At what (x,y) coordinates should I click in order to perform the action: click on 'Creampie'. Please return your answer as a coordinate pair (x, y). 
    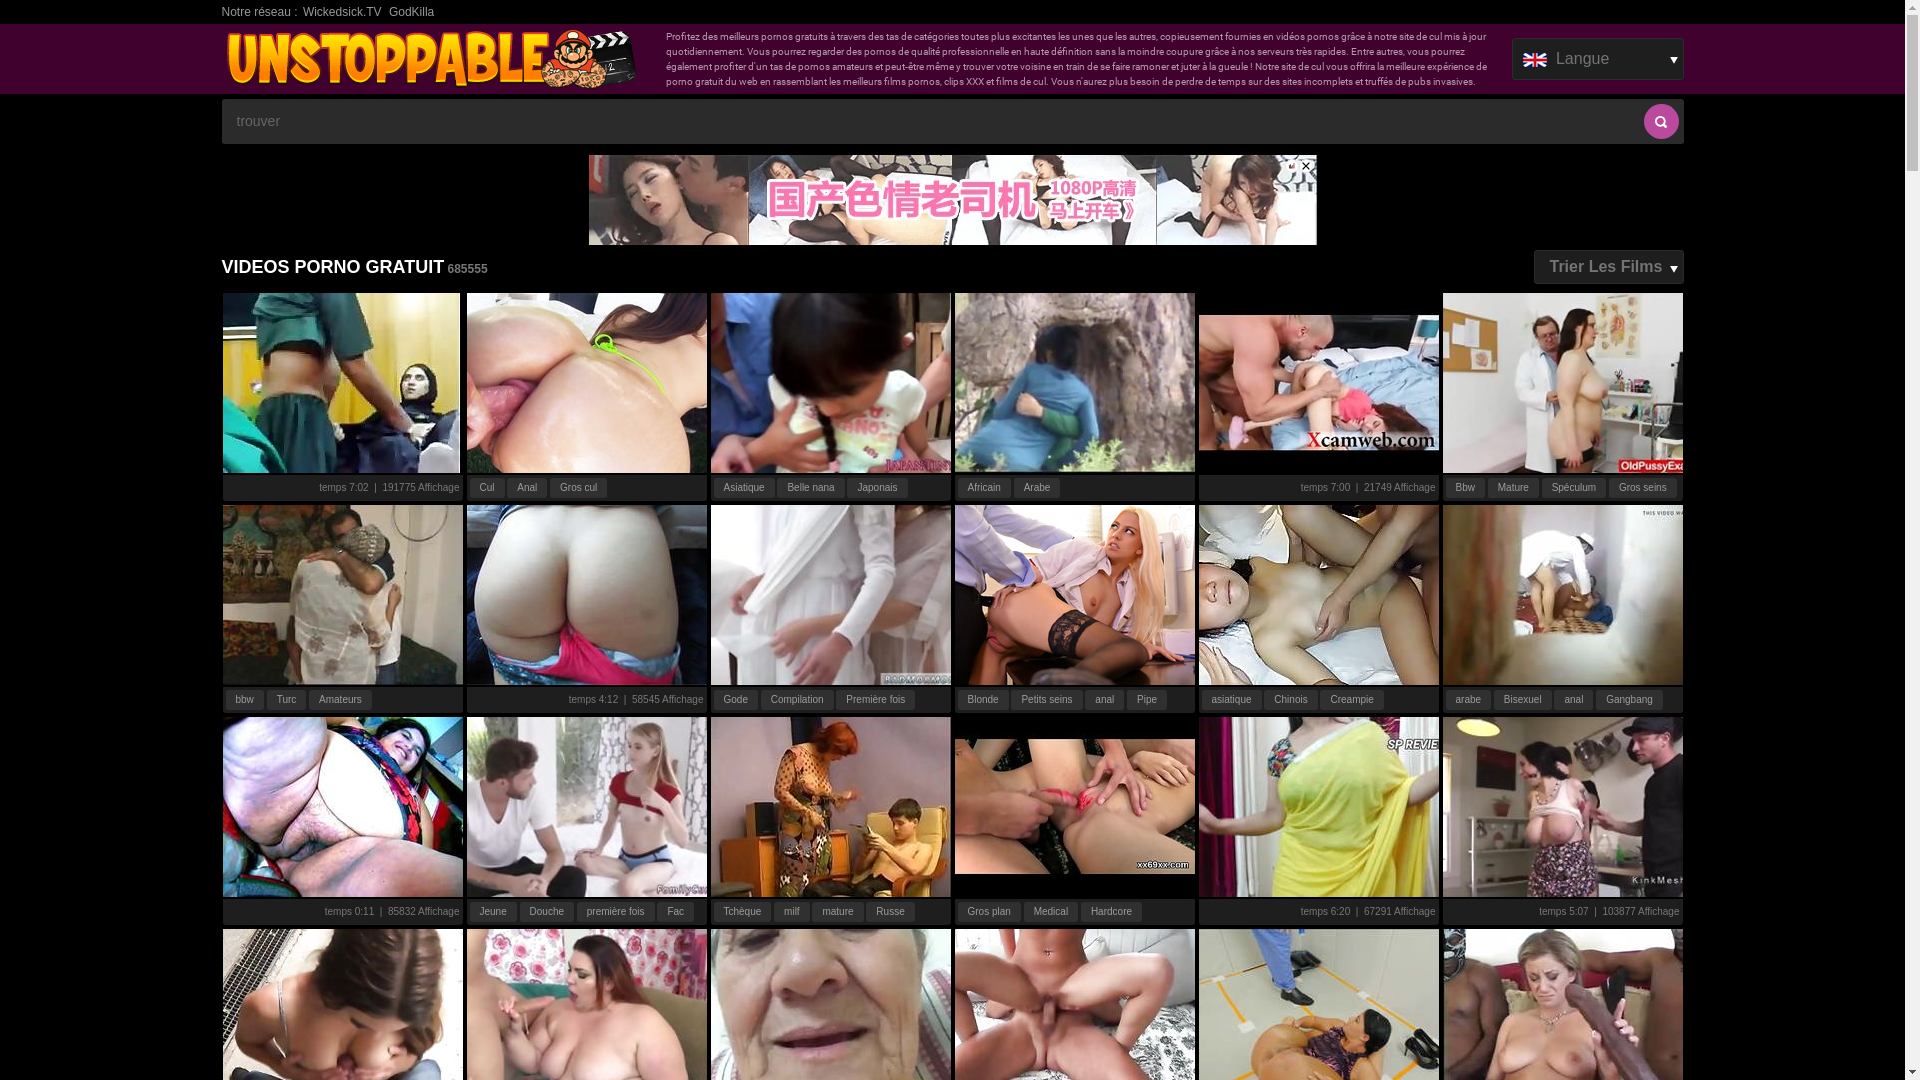
    Looking at the image, I should click on (1351, 698).